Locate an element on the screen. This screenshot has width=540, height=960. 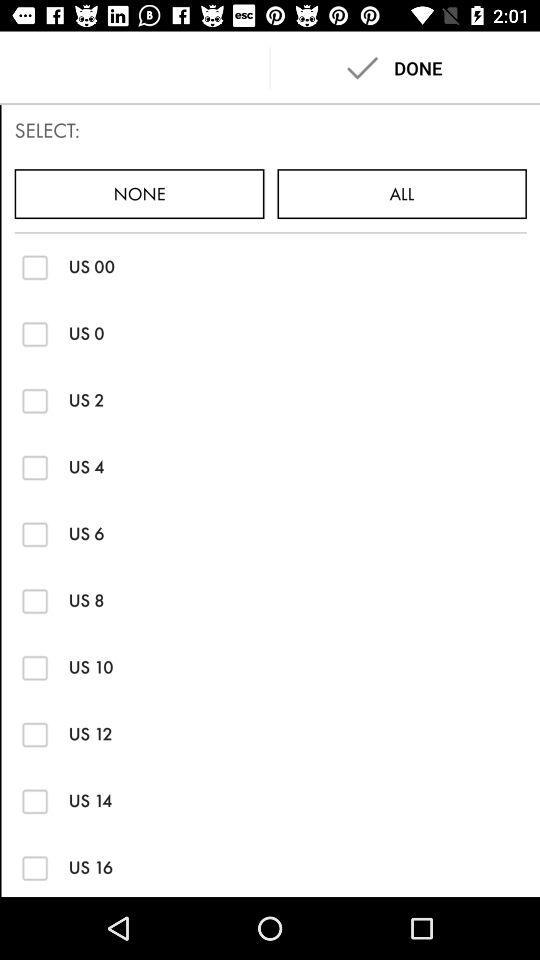
size 12 option is located at coordinates (35, 733).